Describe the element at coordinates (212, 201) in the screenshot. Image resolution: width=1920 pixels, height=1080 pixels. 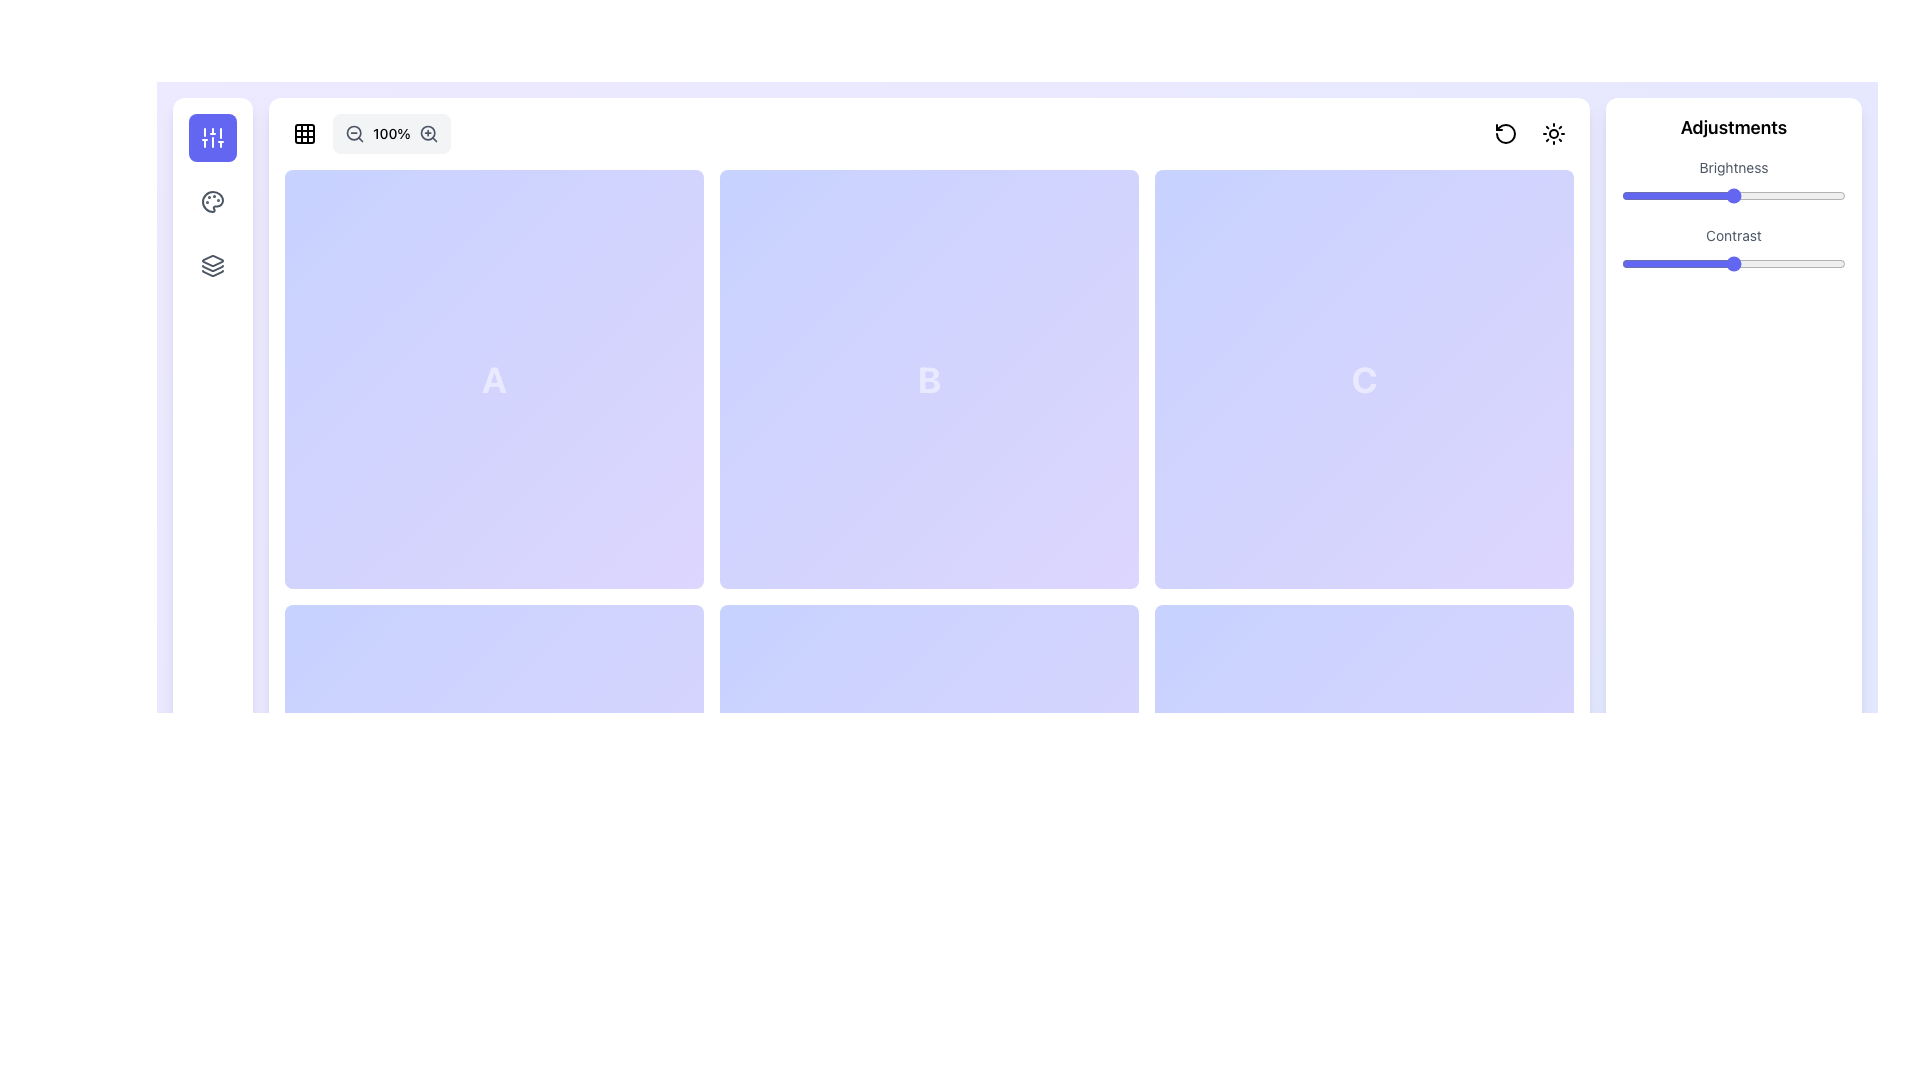
I see `the artistic palette SVG icon located in the side navbar` at that location.